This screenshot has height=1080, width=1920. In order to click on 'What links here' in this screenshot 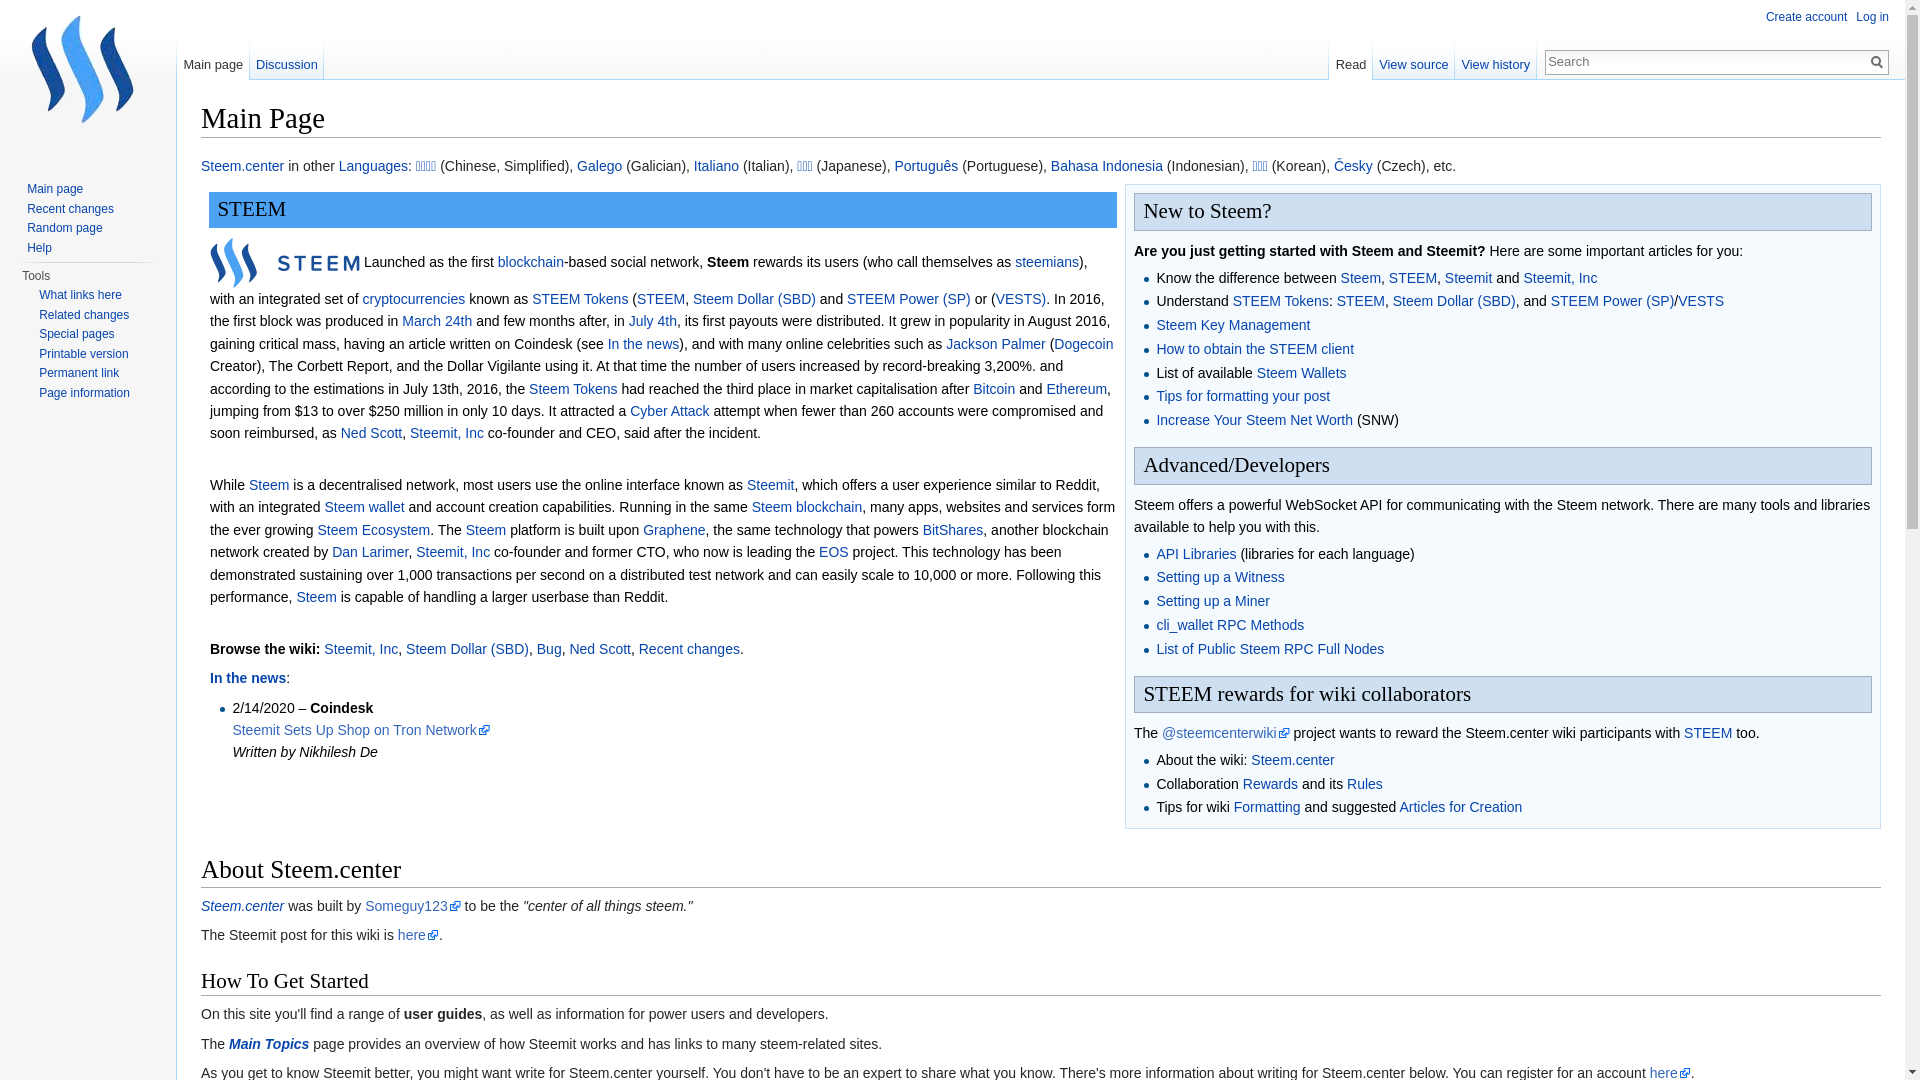, I will do `click(80, 294)`.